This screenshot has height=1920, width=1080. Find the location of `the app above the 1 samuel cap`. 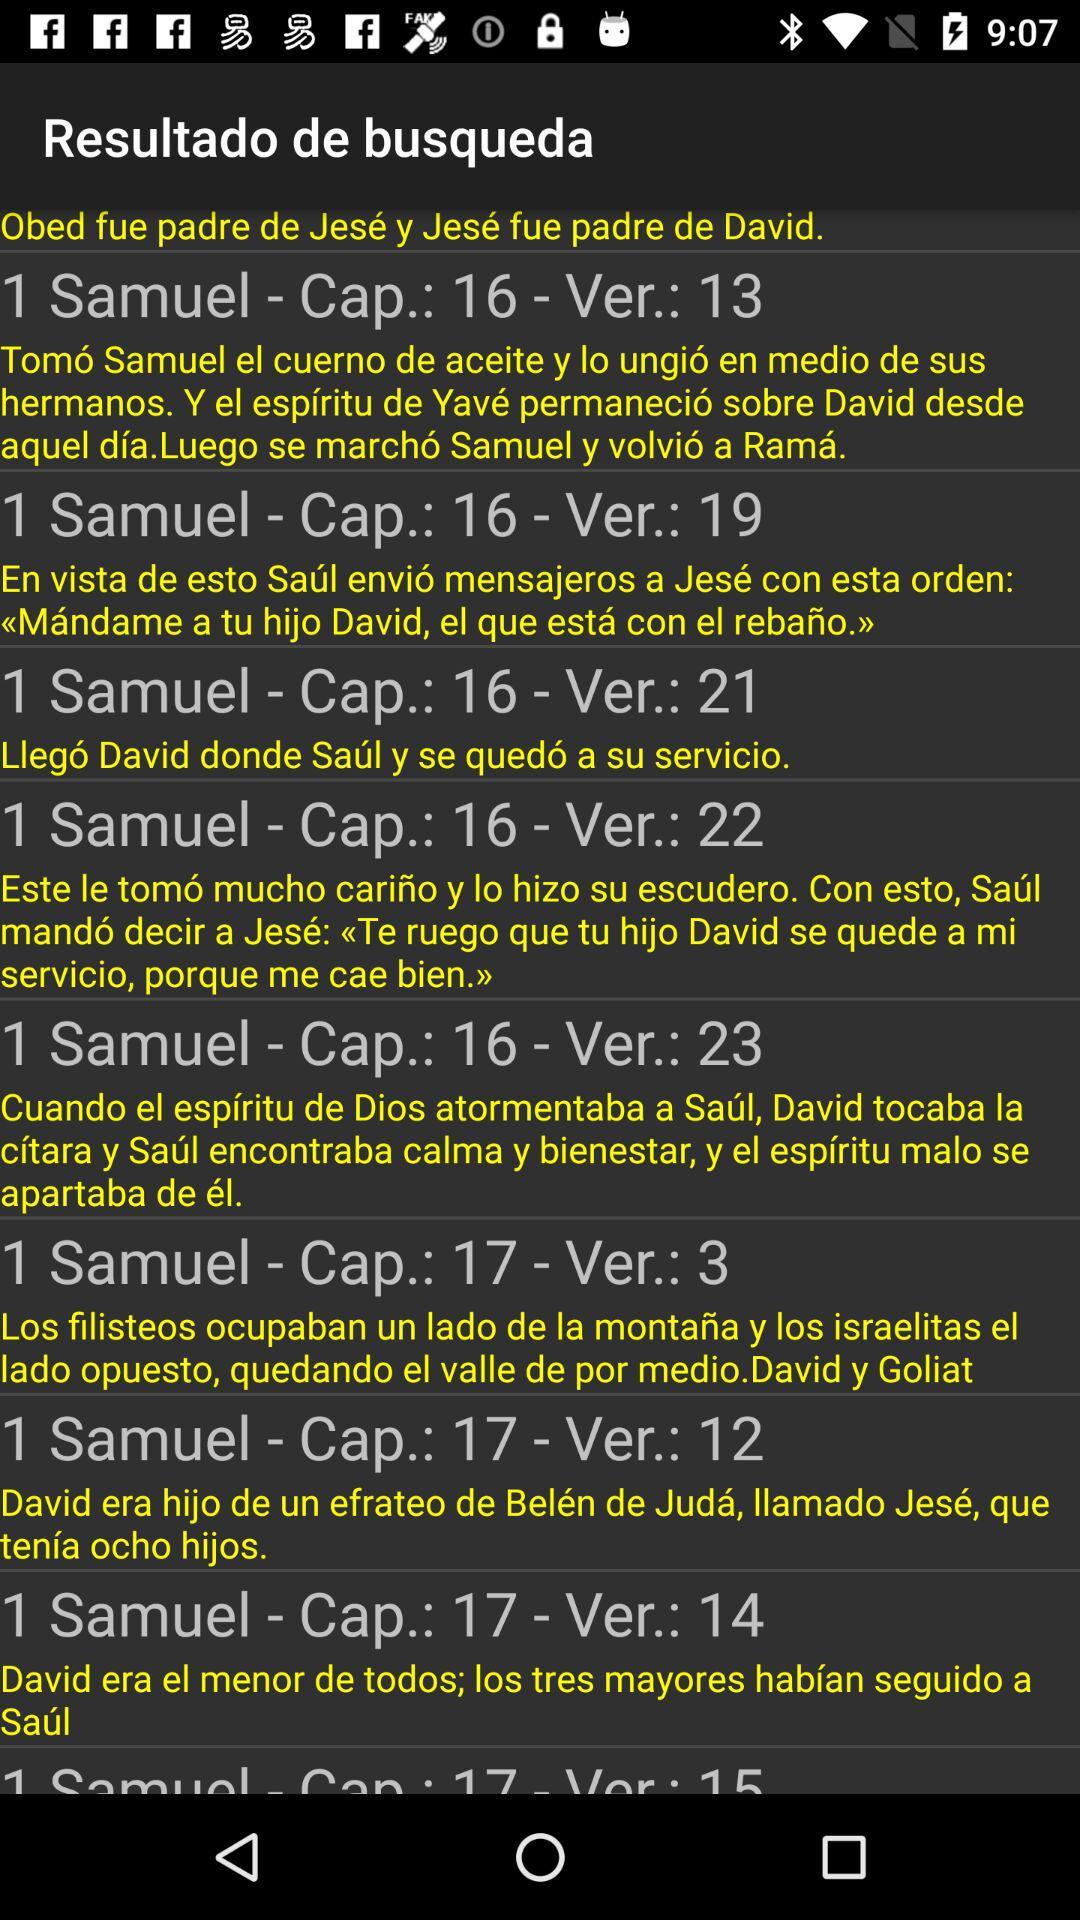

the app above the 1 samuel cap is located at coordinates (540, 1346).